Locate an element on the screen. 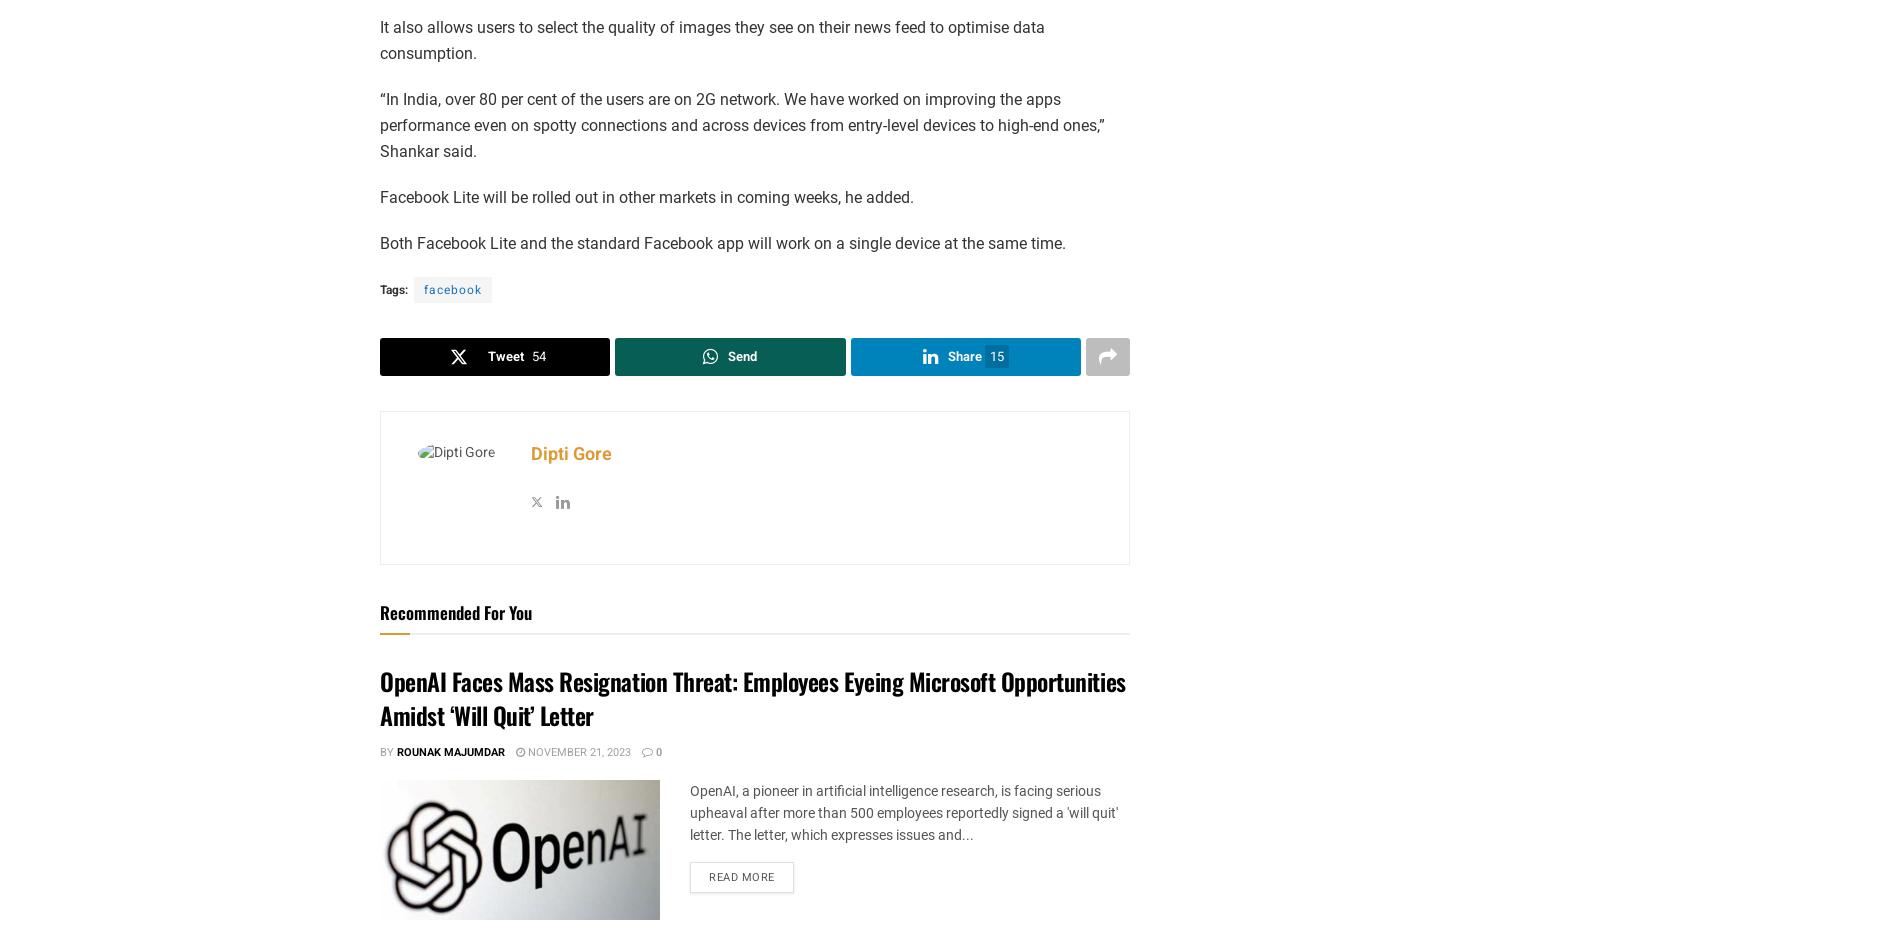 This screenshot has height=939, width=1900. 'Dipti Gore' is located at coordinates (531, 454).